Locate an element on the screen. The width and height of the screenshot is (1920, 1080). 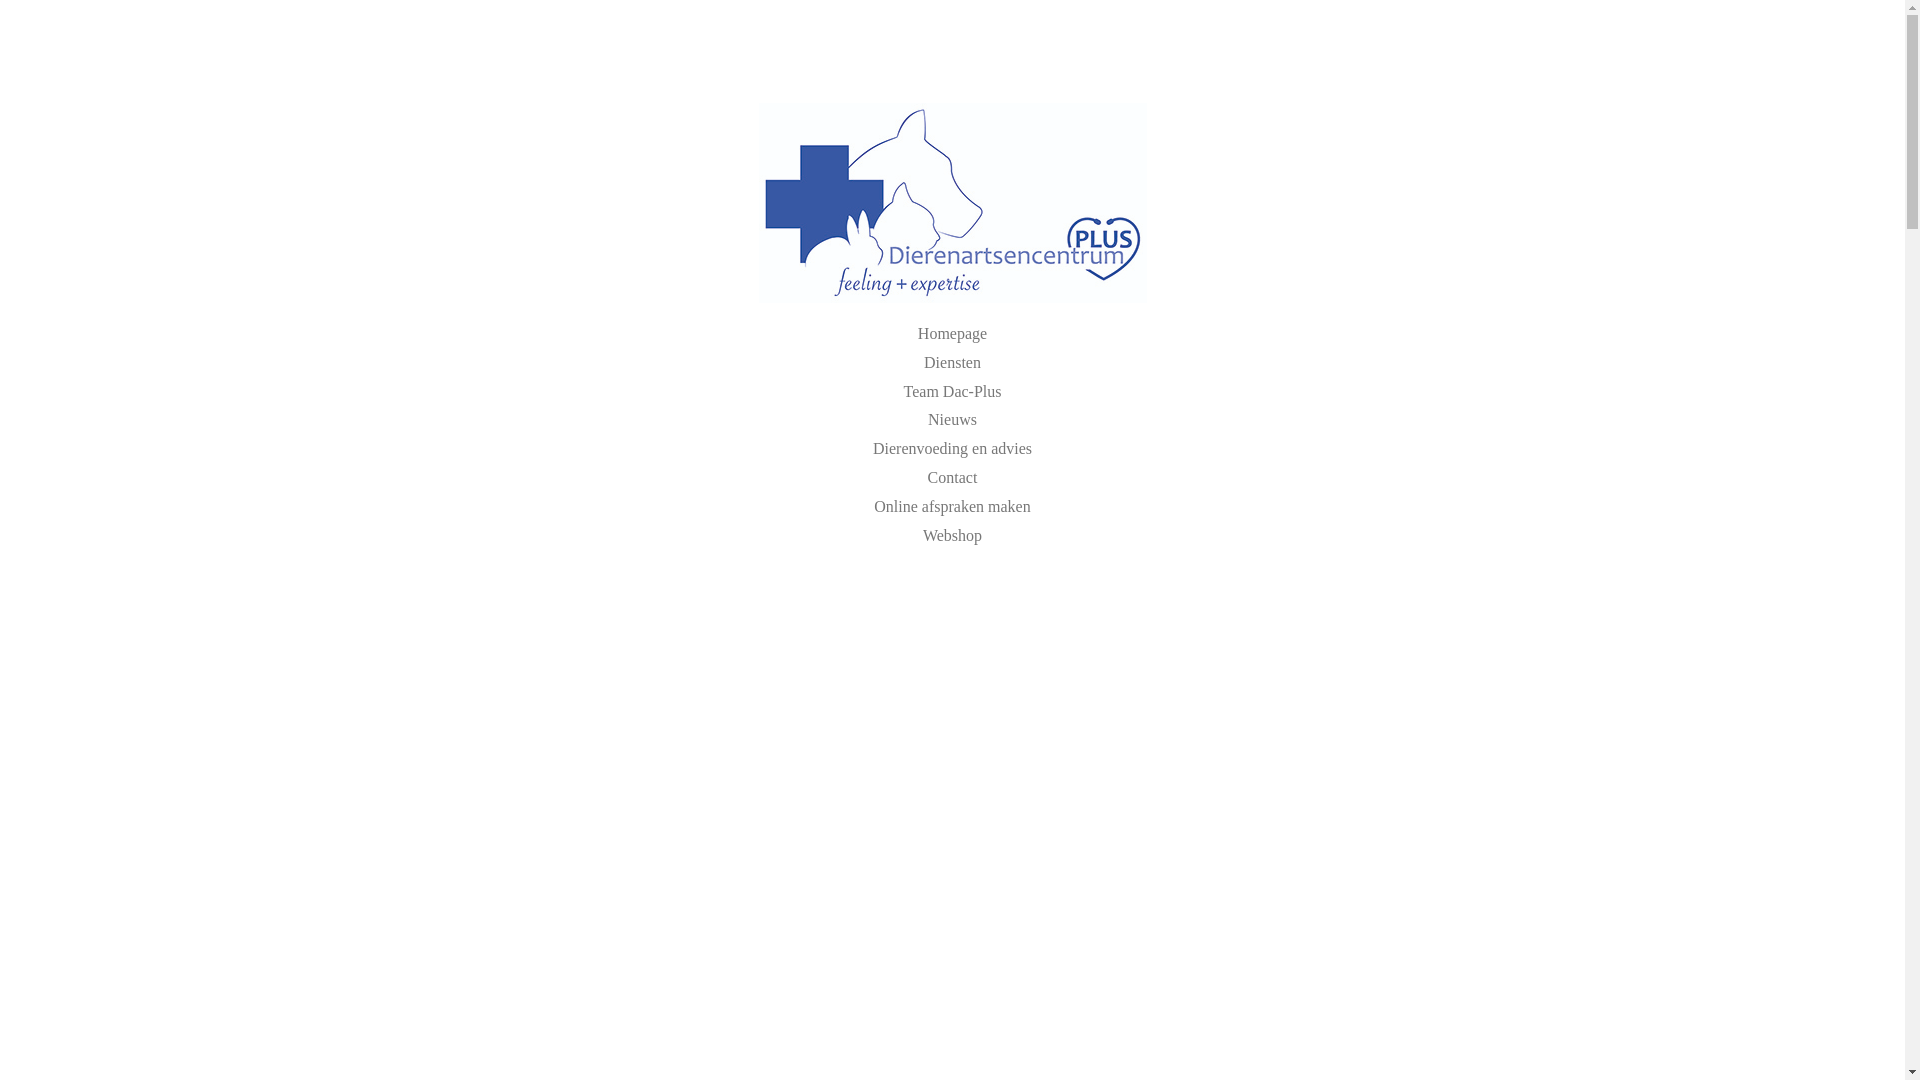
'Homepage' is located at coordinates (951, 332).